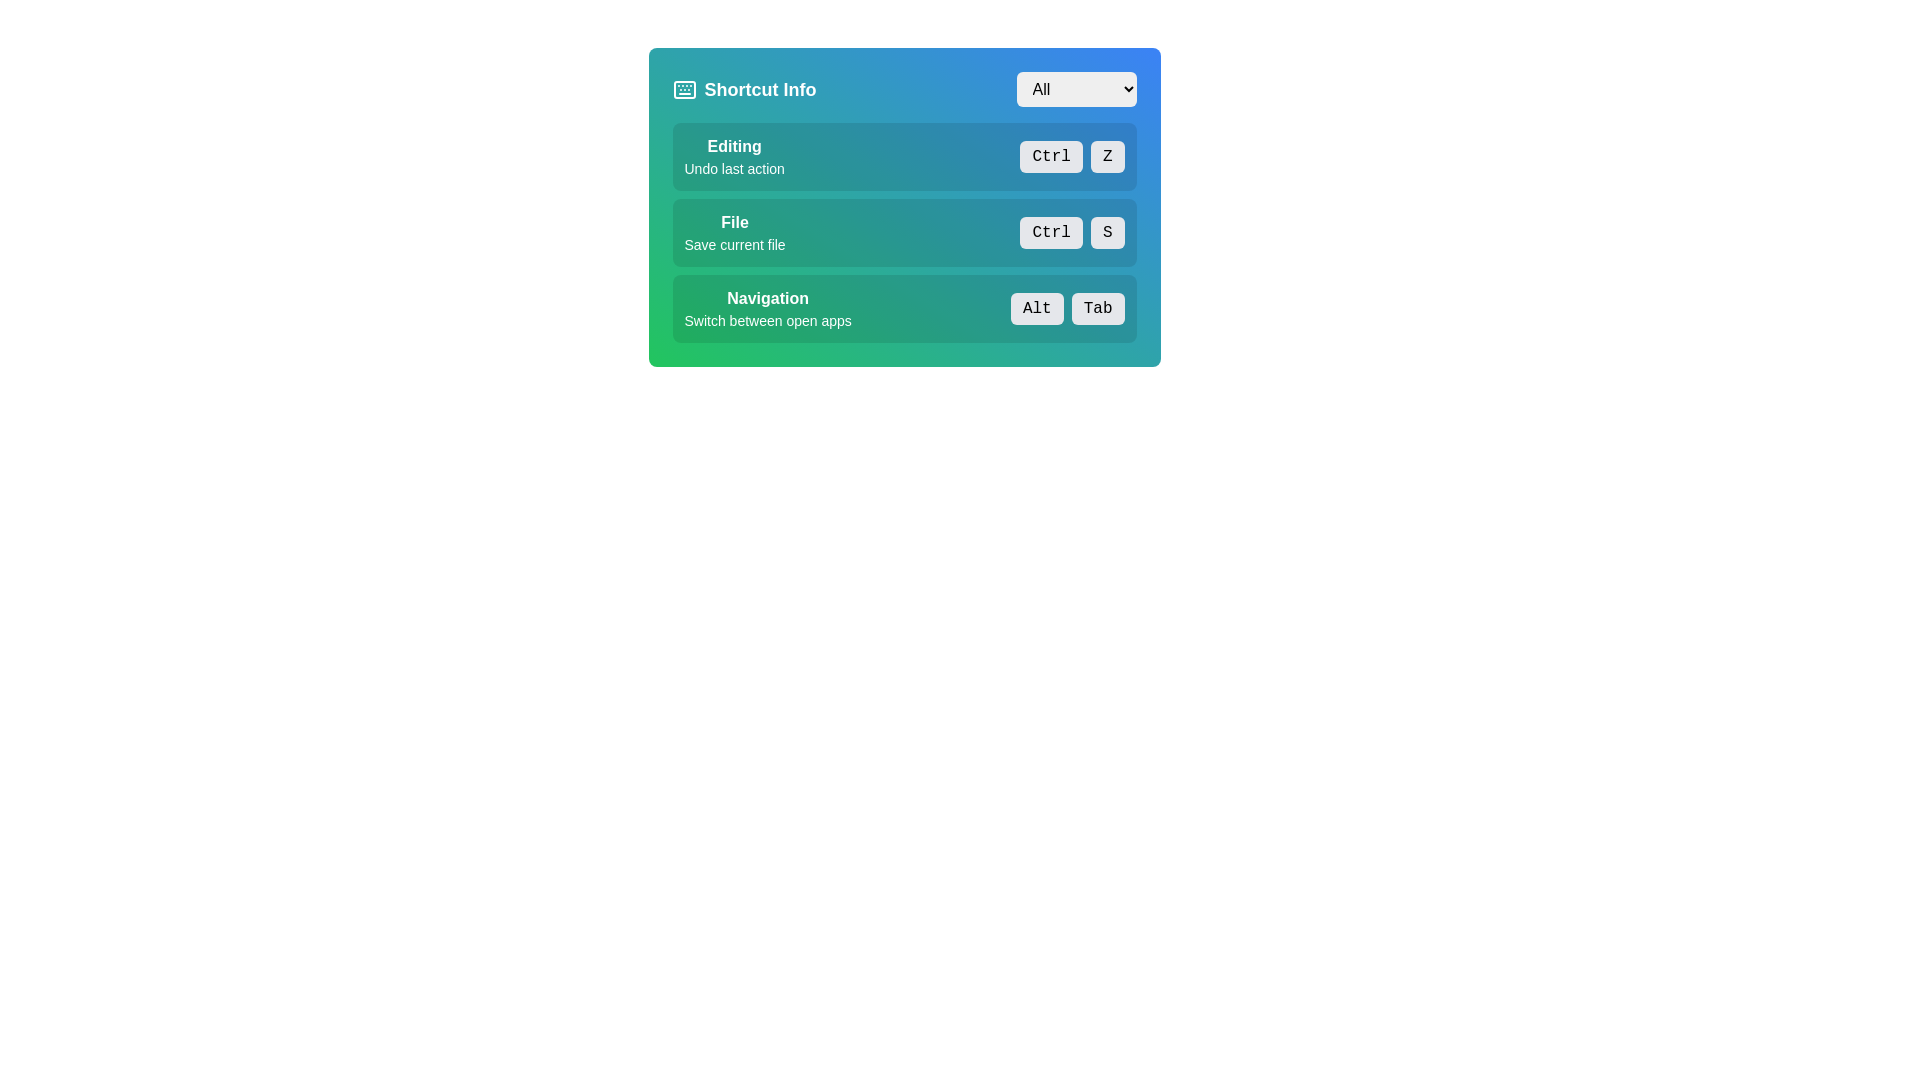  Describe the element at coordinates (767, 299) in the screenshot. I see `the bold white text labeled 'Navigation' that is prominently displayed against a green background, located at the top left of the menu detailing shortcuts` at that location.